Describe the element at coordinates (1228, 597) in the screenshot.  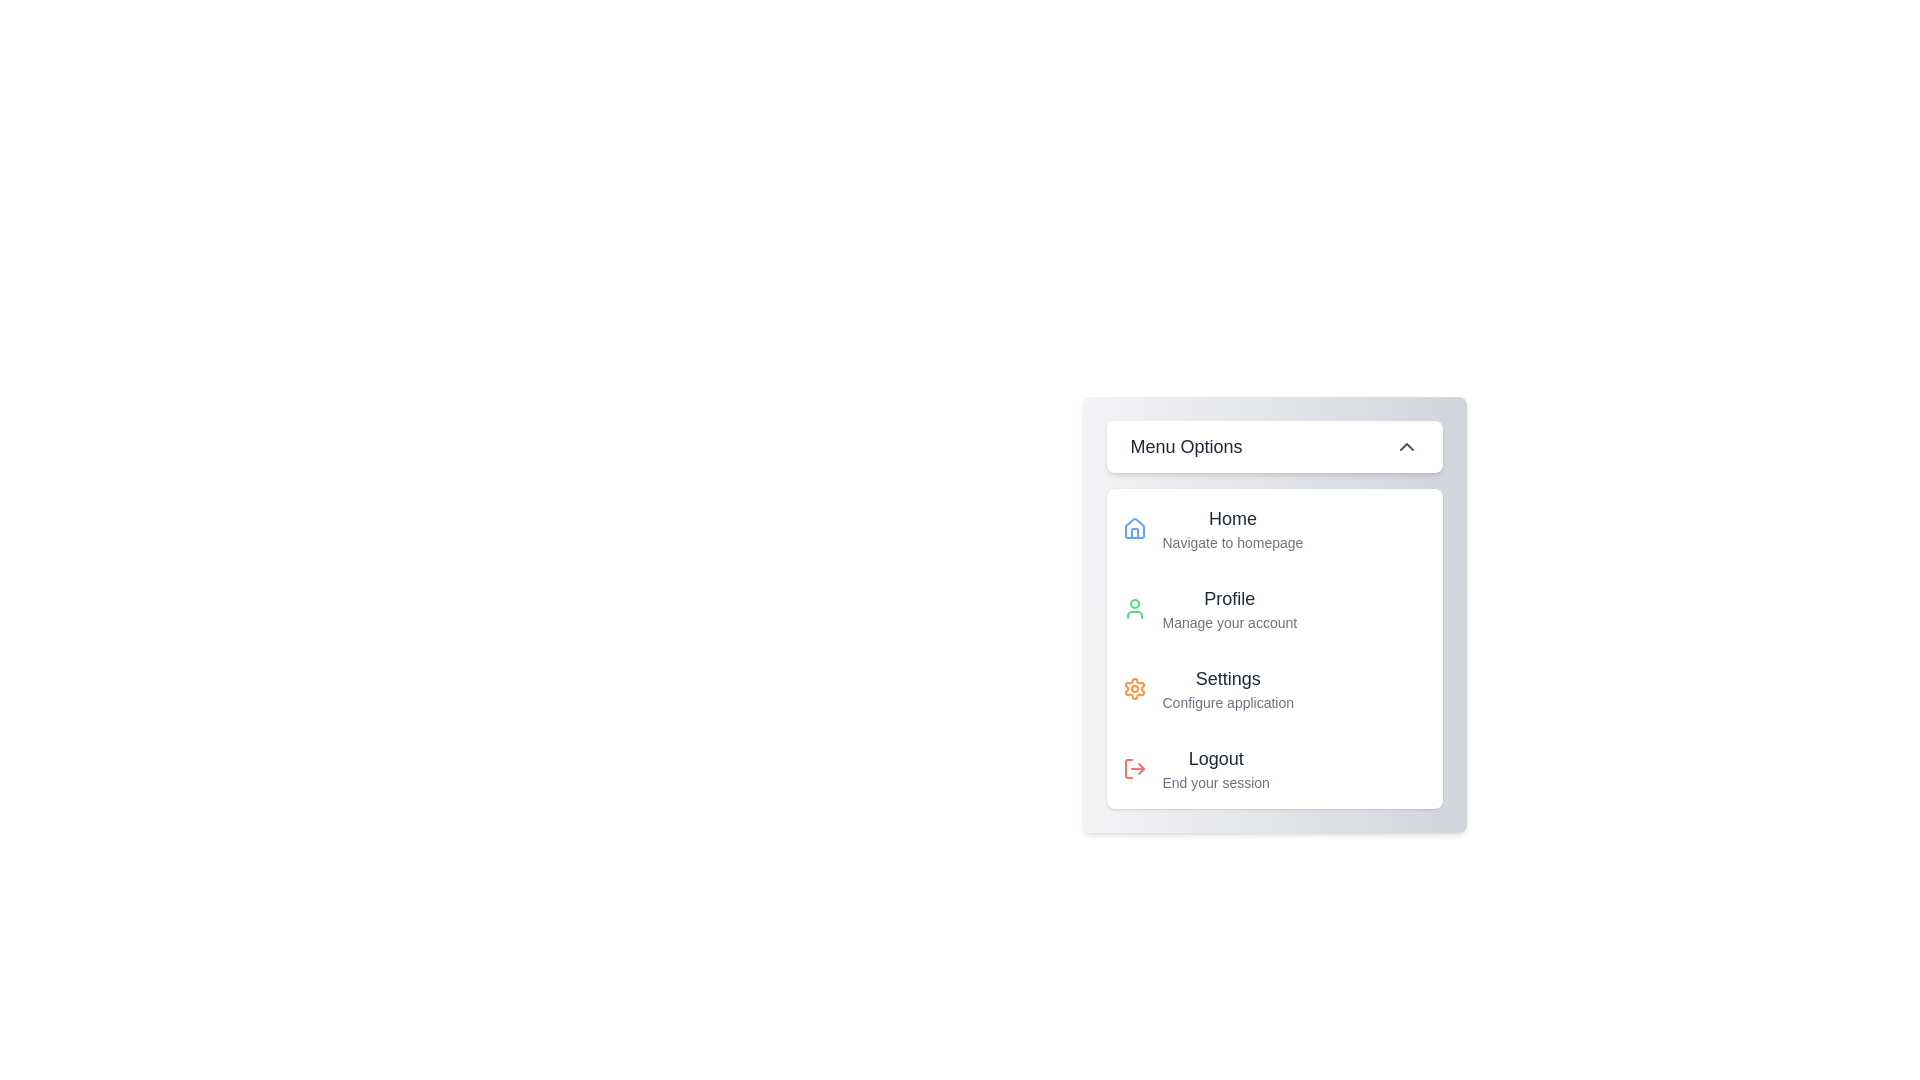
I see `the 'Profile' label which displays the word 'Profile' in a medium-sized, bold font in dark gray color, located centrally in the 'Menu Options' panel, below 'Home' and above descriptive text` at that location.